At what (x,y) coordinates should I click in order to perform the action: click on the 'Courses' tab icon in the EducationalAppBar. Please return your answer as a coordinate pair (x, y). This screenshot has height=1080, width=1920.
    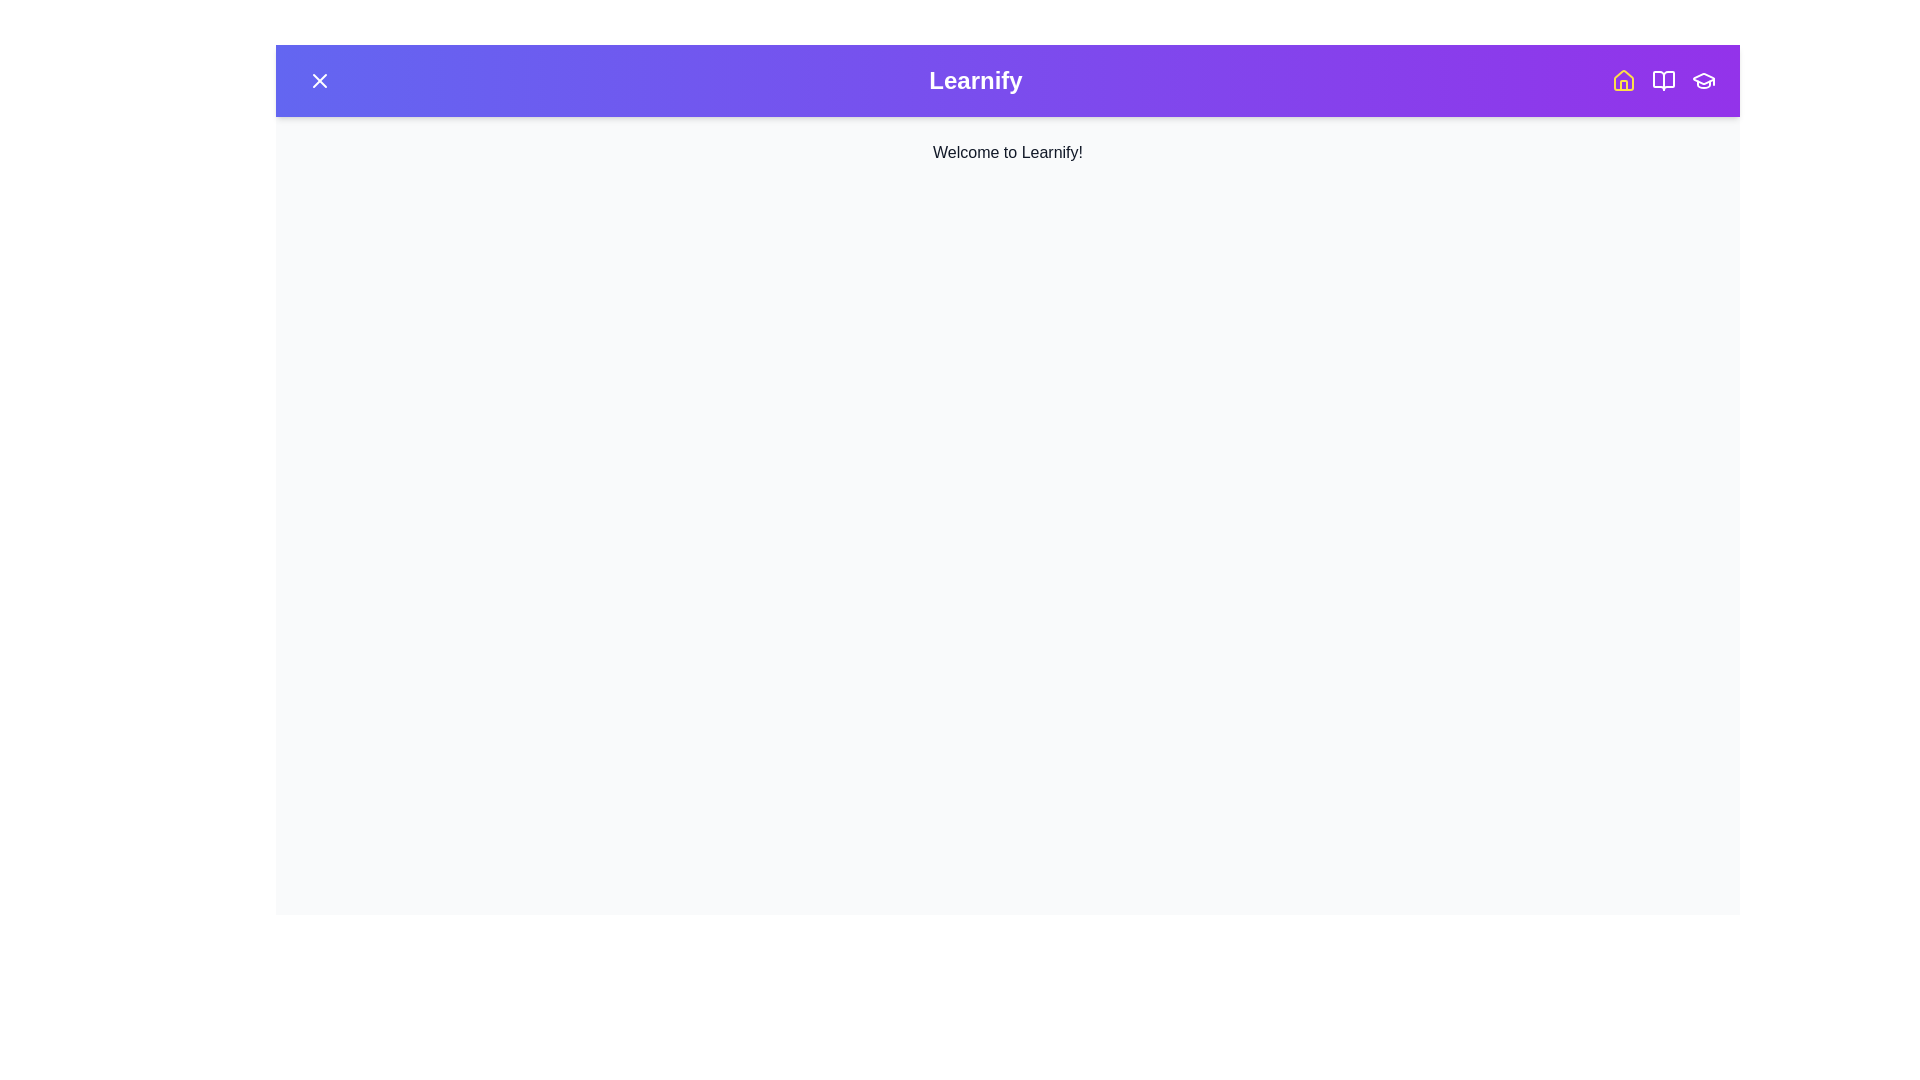
    Looking at the image, I should click on (1664, 80).